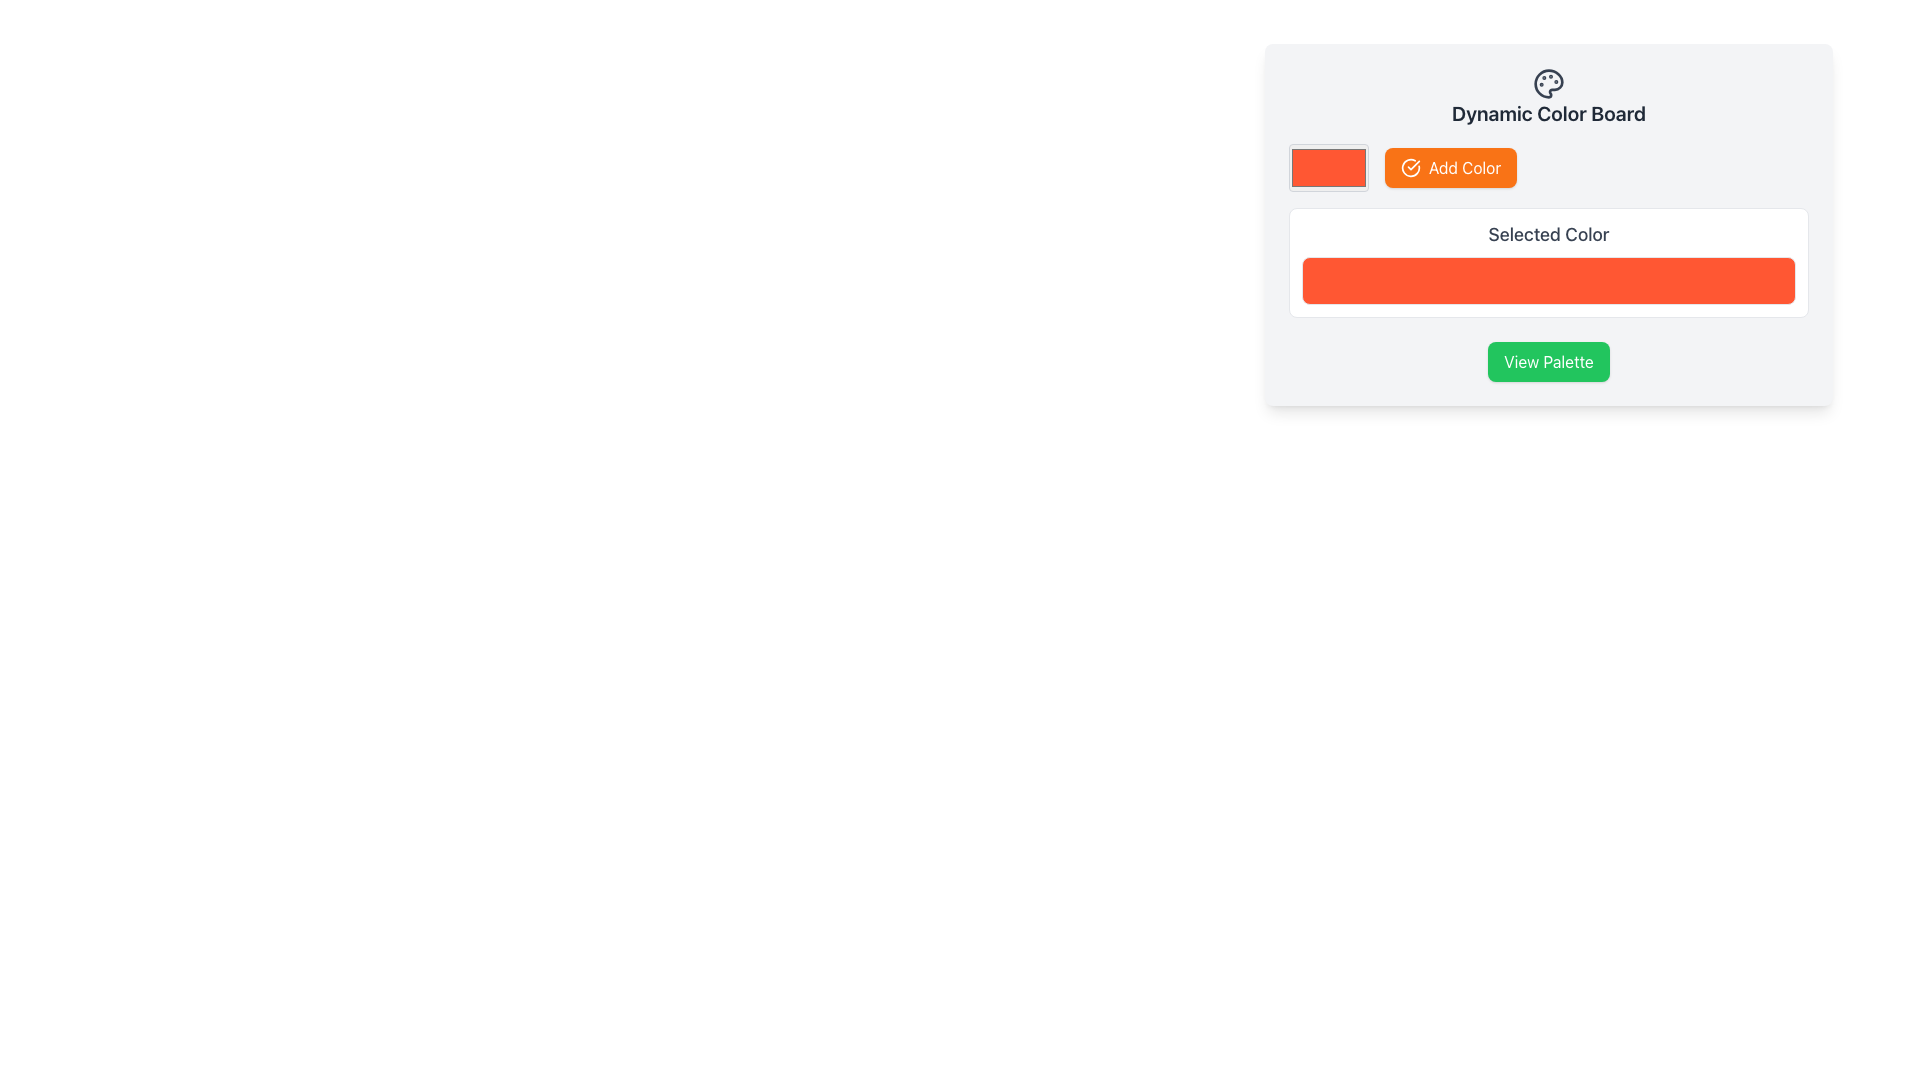 The height and width of the screenshot is (1080, 1920). Describe the element at coordinates (1548, 97) in the screenshot. I see `the header element titled 'Dynamic Color Board' which features a palette icon above the bold text, distinguished by its light gray background` at that location.